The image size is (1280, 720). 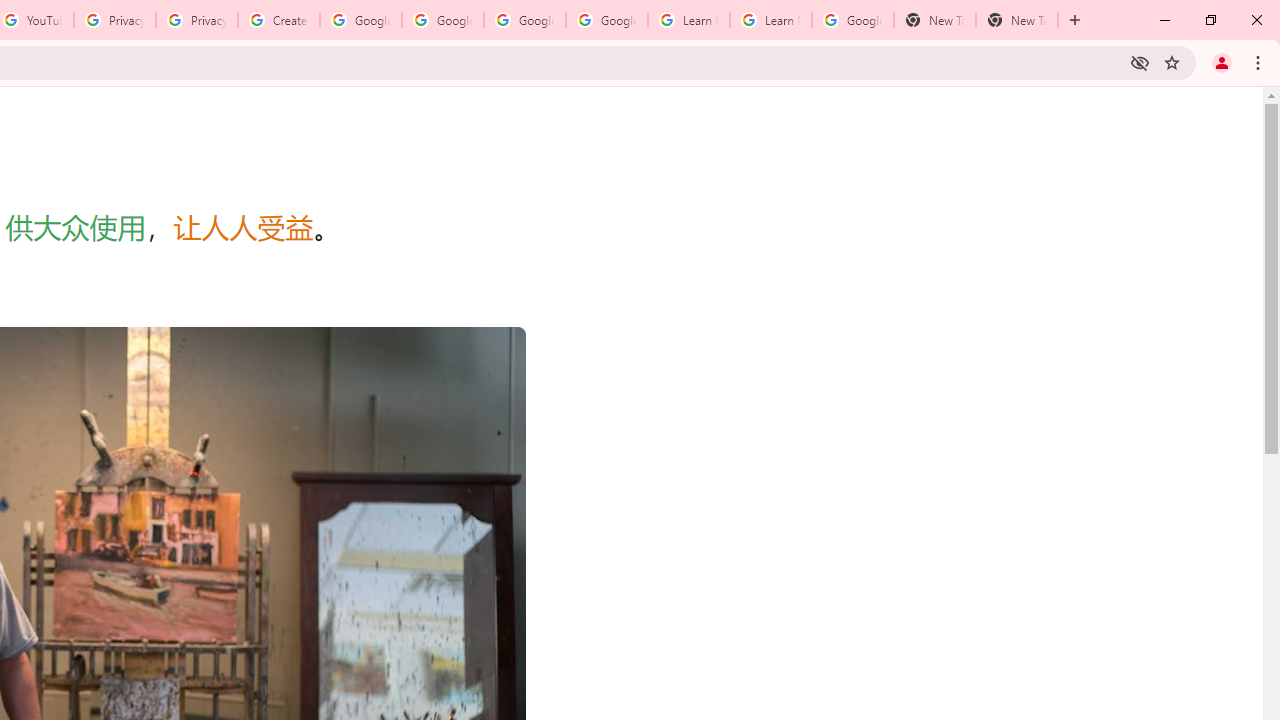 What do you see at coordinates (1171, 61) in the screenshot?
I see `'Bookmark this tab'` at bounding box center [1171, 61].